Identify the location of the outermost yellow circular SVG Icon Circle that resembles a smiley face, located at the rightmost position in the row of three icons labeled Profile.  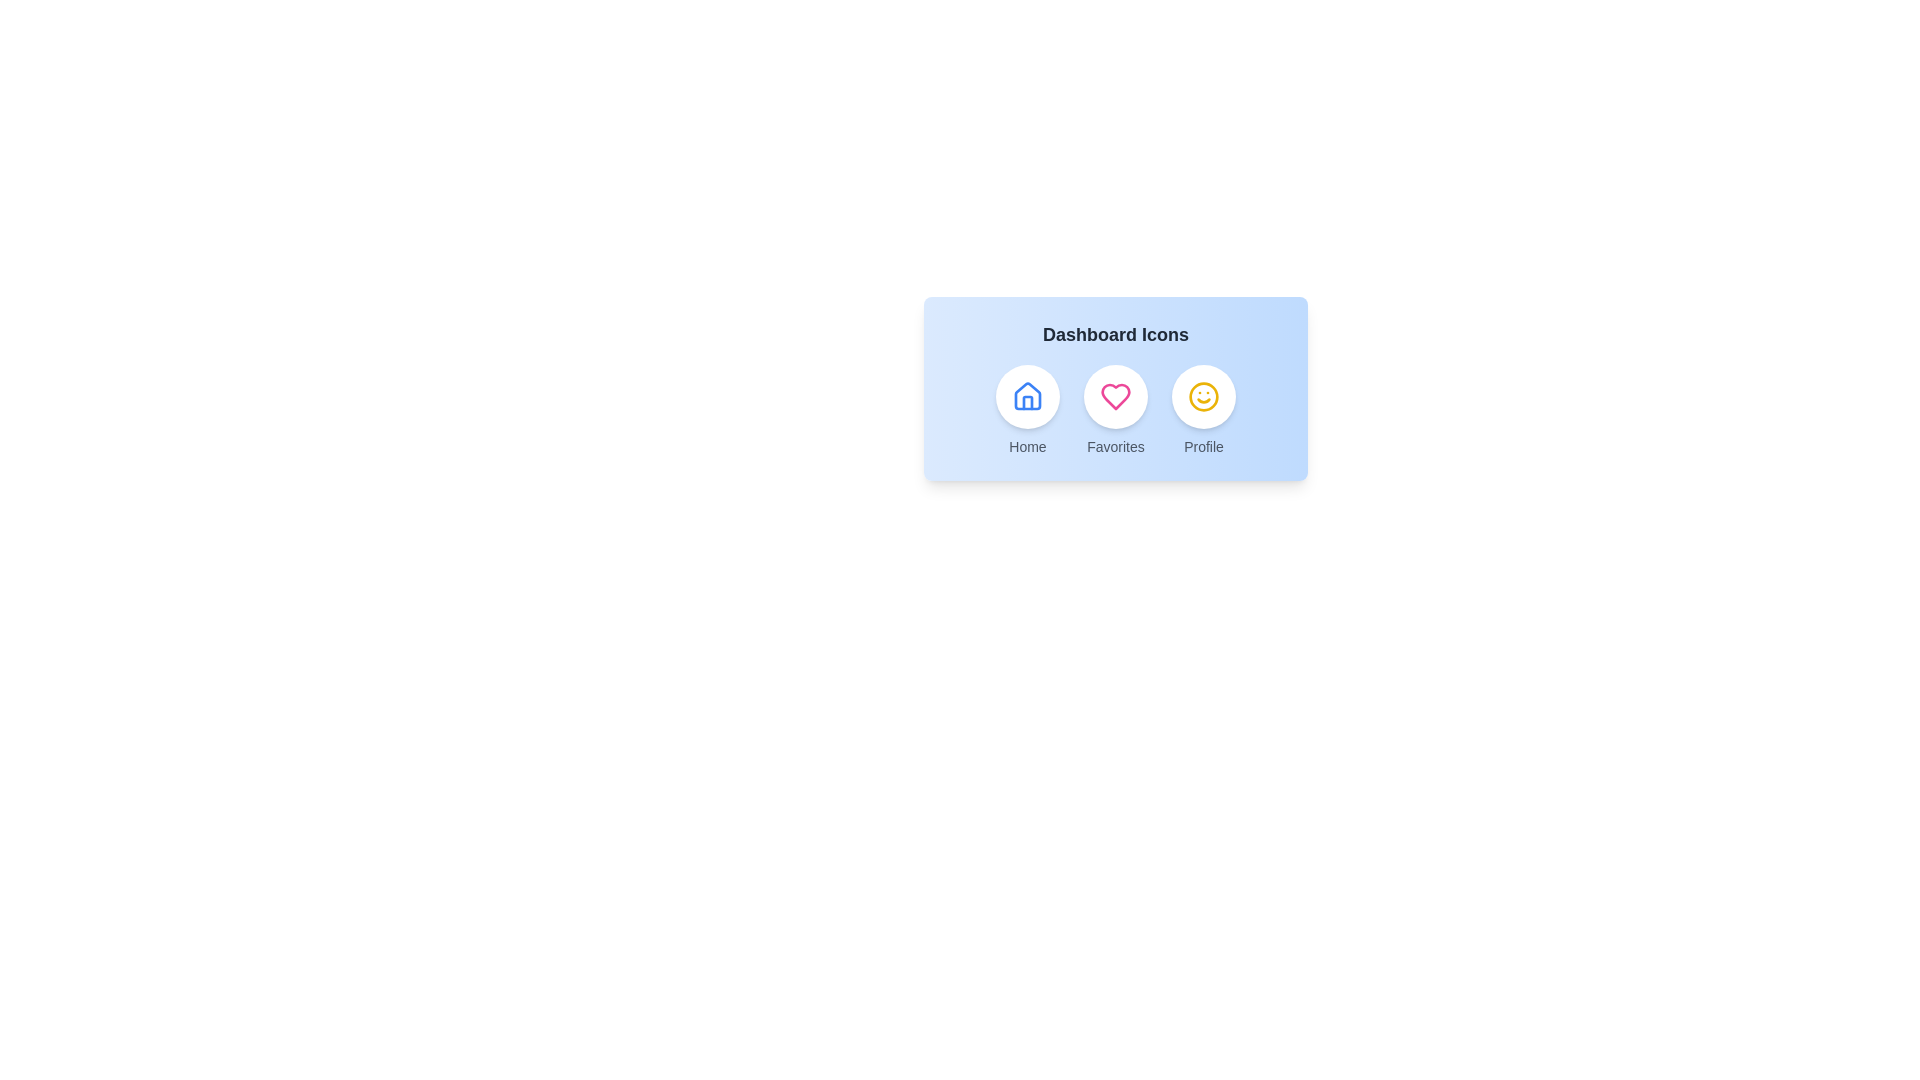
(1203, 397).